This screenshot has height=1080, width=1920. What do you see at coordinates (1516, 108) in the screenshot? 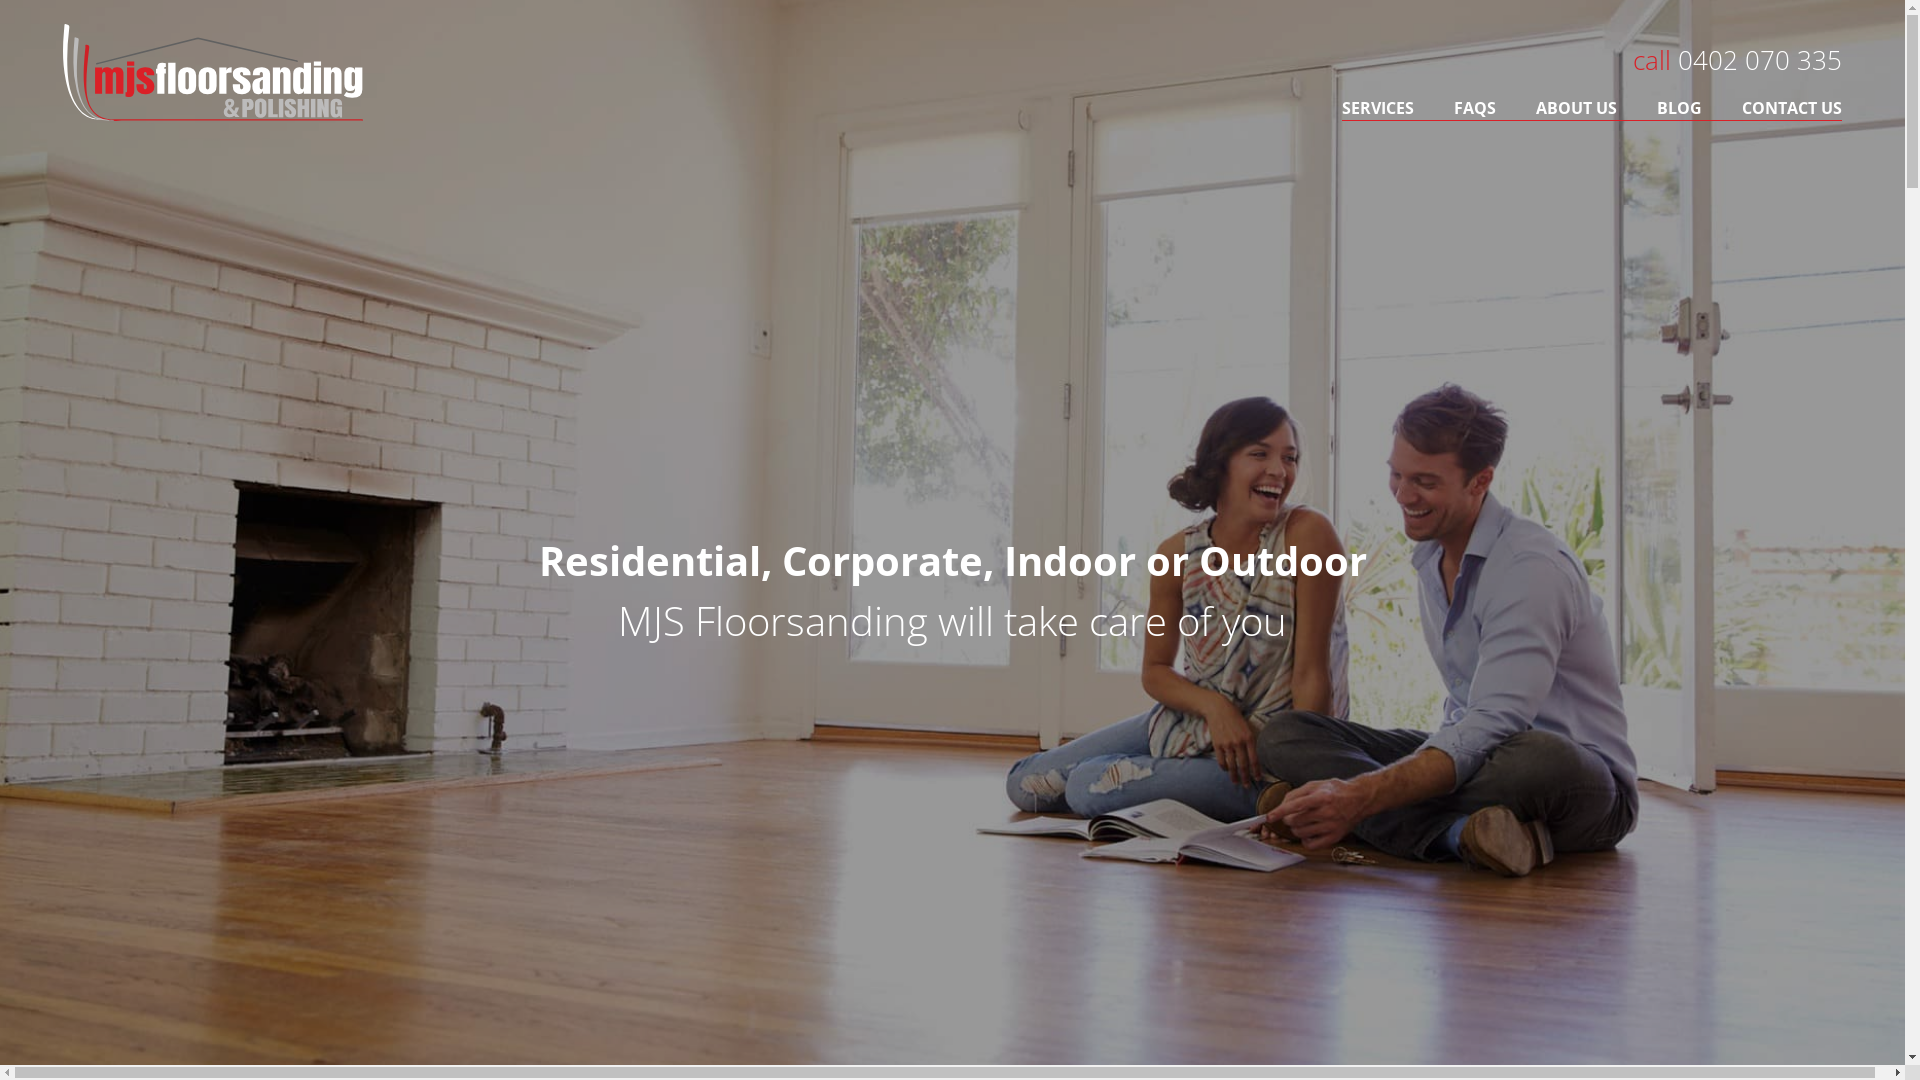
I see `'ABOUT US'` at bounding box center [1516, 108].